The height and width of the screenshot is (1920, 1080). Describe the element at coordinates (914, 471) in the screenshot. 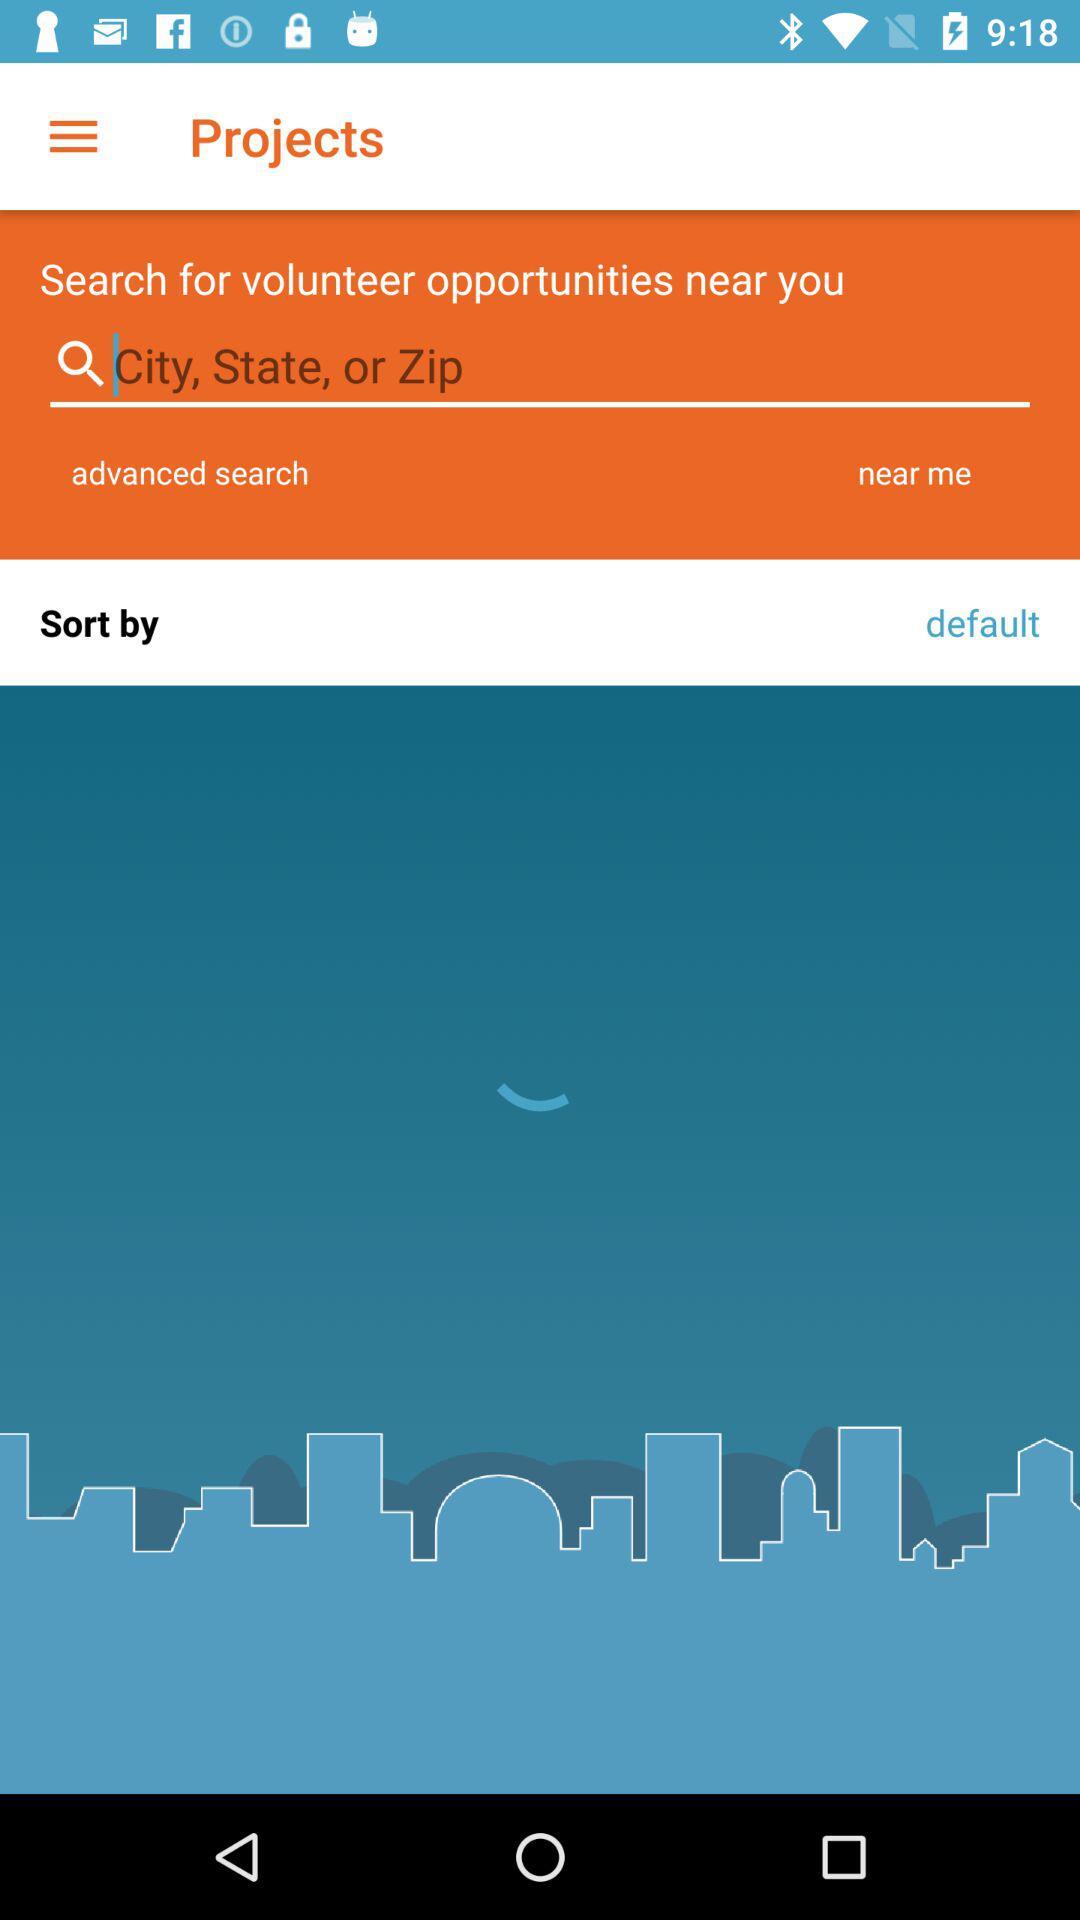

I see `near me` at that location.